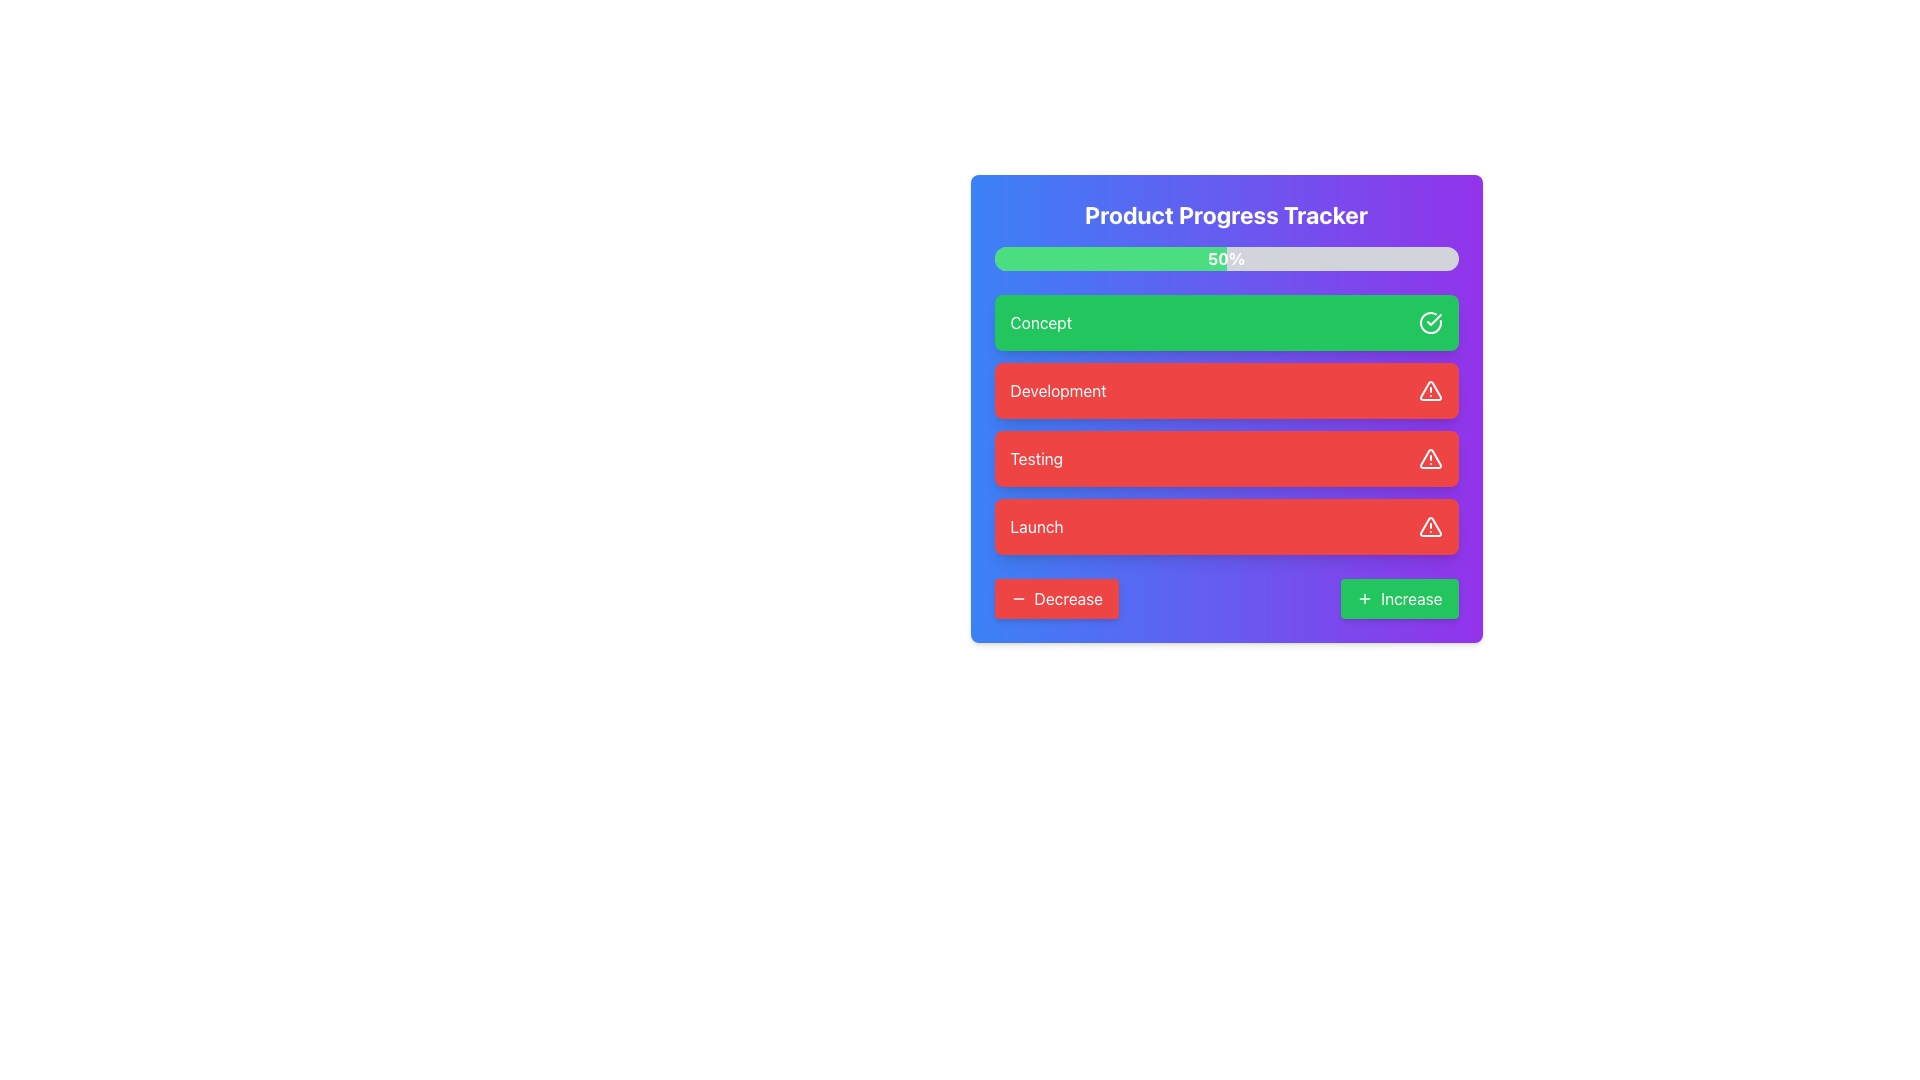 The height and width of the screenshot is (1080, 1920). What do you see at coordinates (1057, 390) in the screenshot?
I see `the static text label indicating the 'Development' stage of a progress tracker, which is positioned below the 'Concept' section and above 'Testing' and 'Launch' stages` at bounding box center [1057, 390].